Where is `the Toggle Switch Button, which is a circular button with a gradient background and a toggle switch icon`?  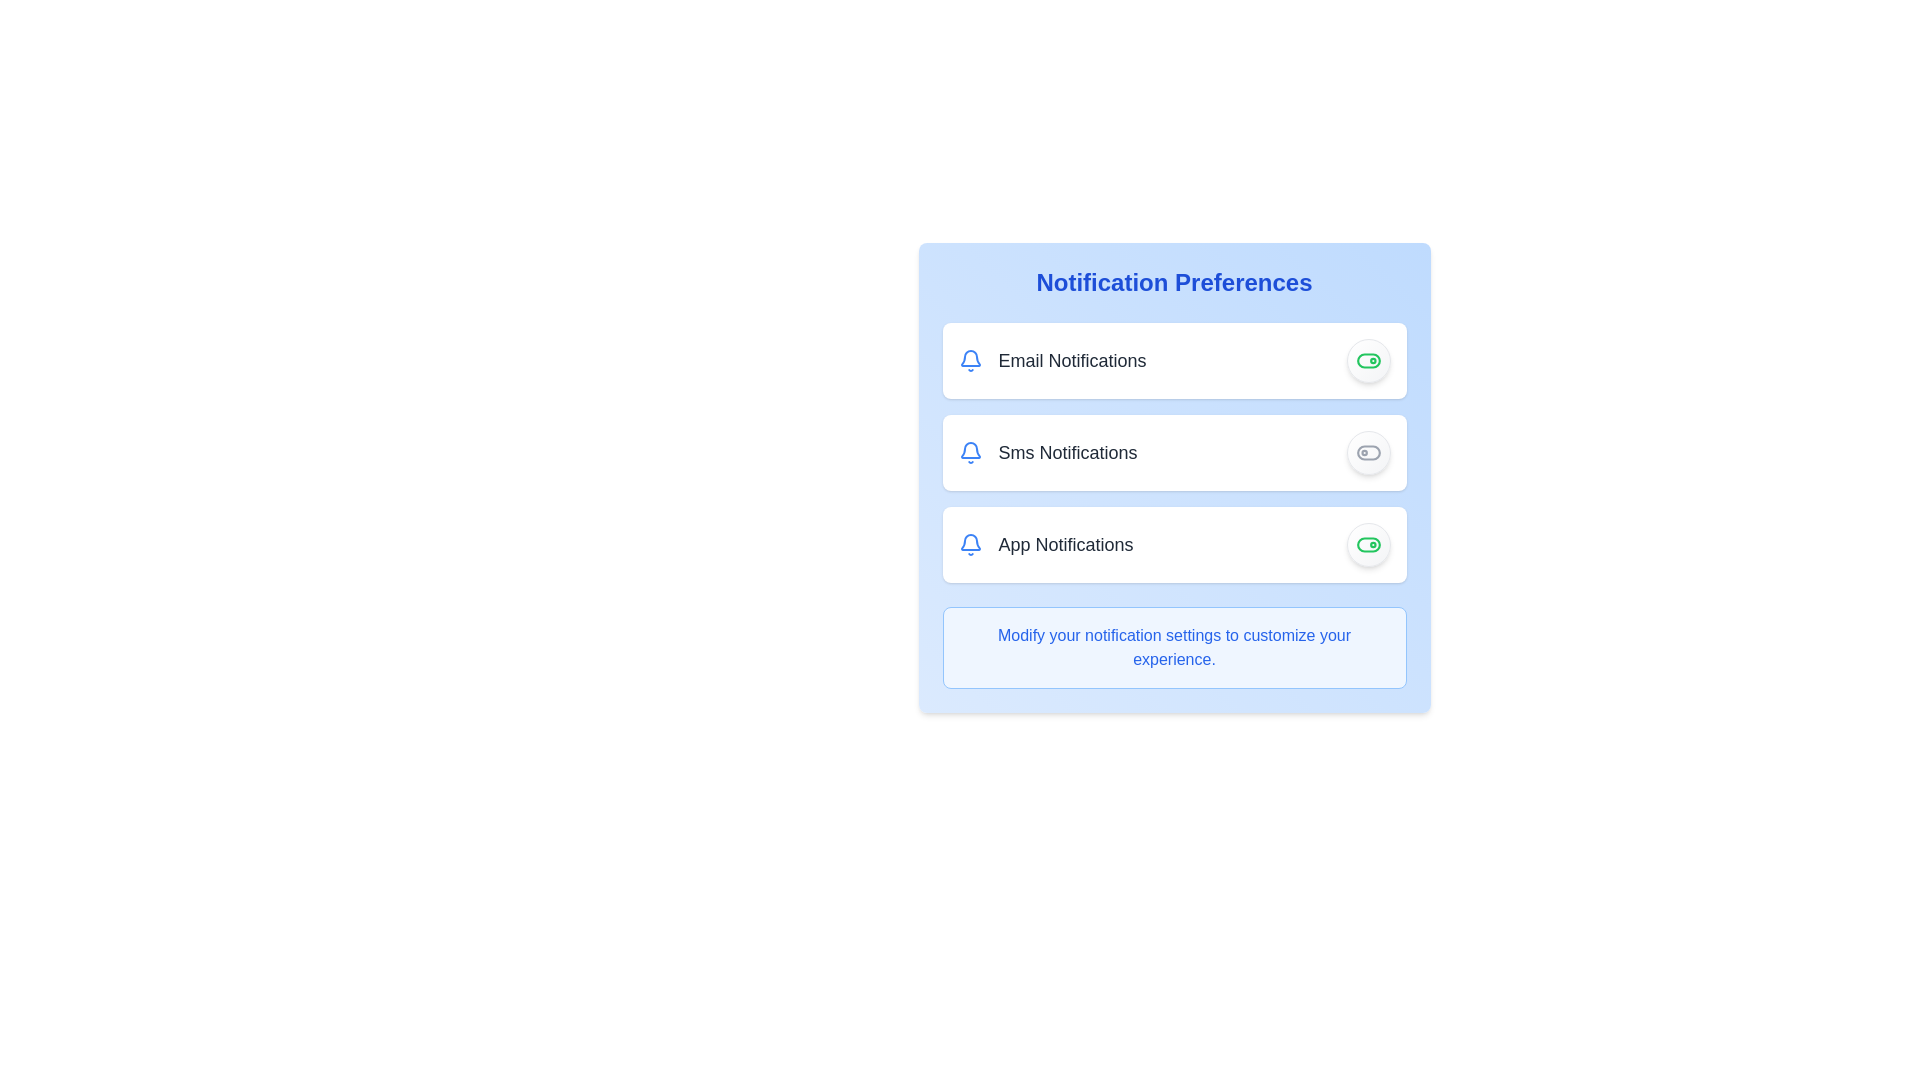
the Toggle Switch Button, which is a circular button with a gradient background and a toggle switch icon is located at coordinates (1367, 452).